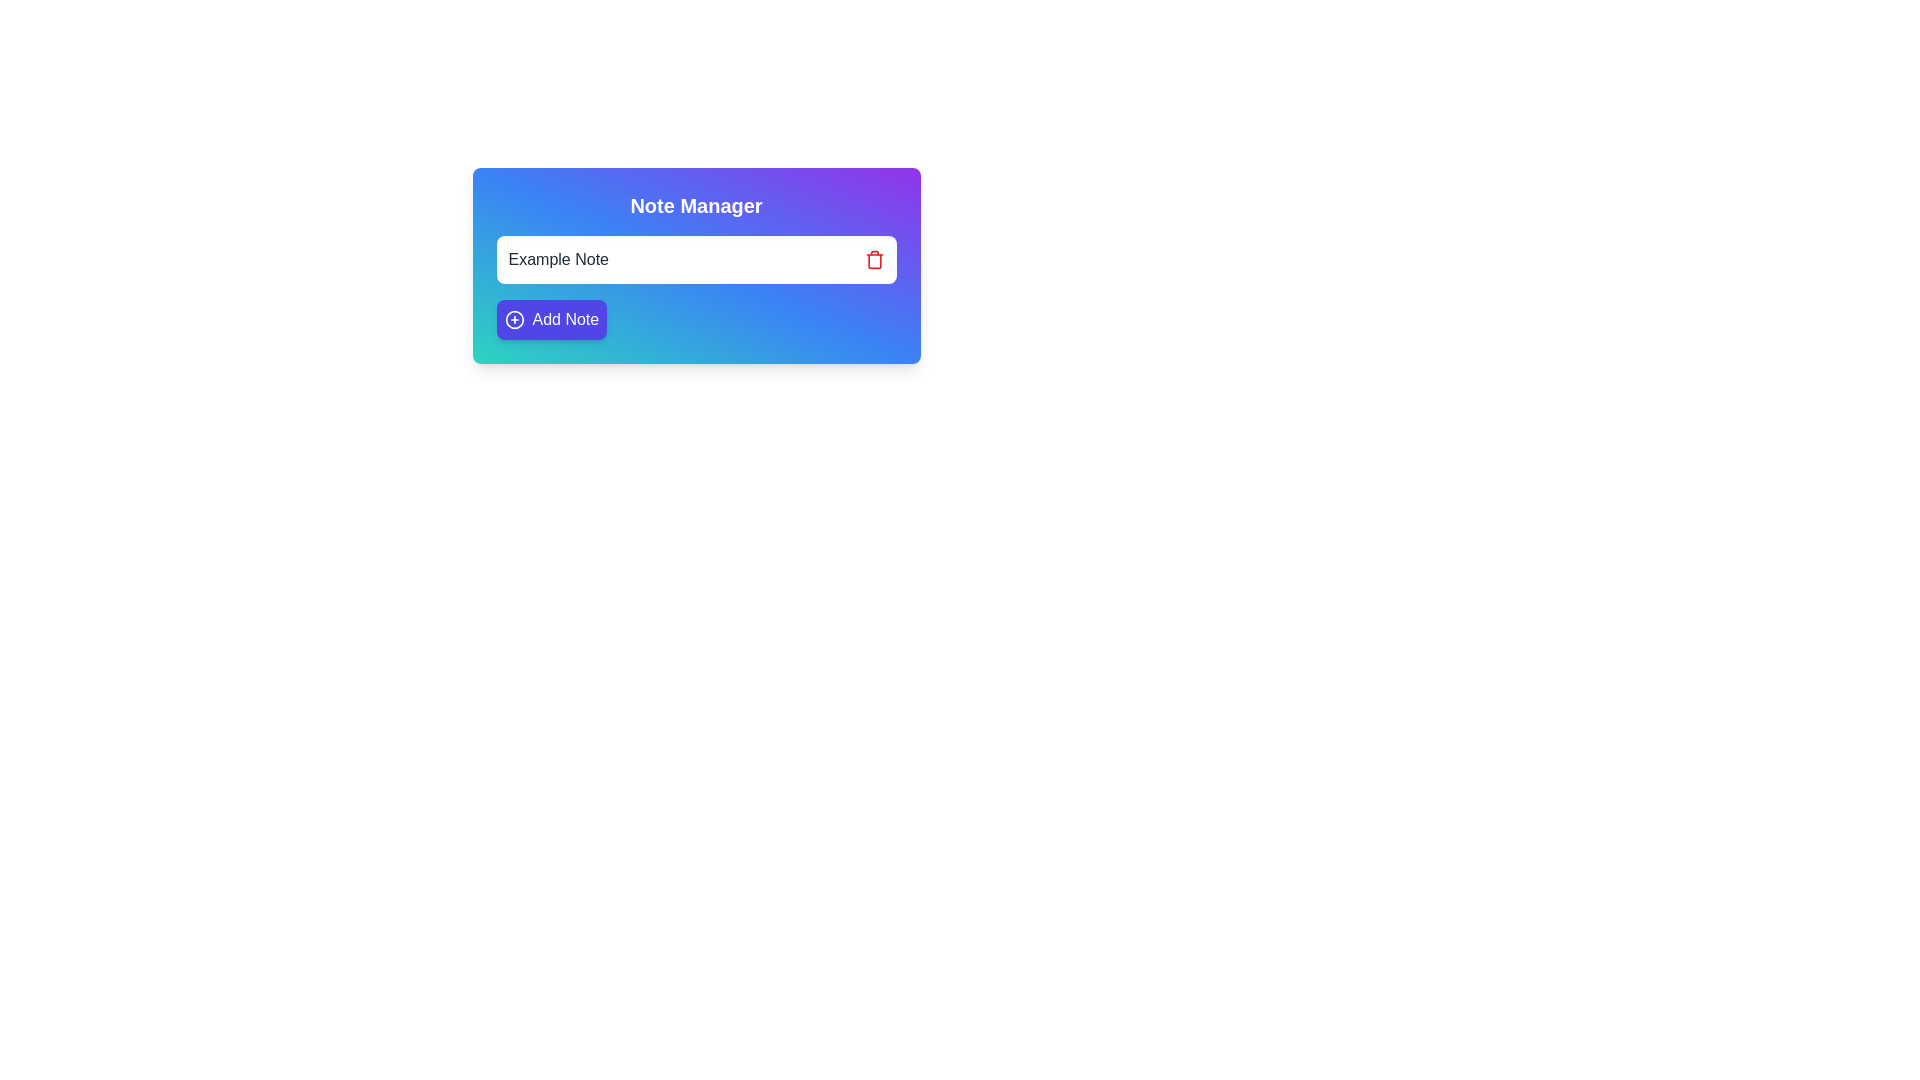 The height and width of the screenshot is (1080, 1920). I want to click on the 'Add Note' button located at the bottom-left of the card with a gradient background transitioning from teal to purple, positioned below the 'Example Note' input field, to observe its hover effects, so click(551, 319).